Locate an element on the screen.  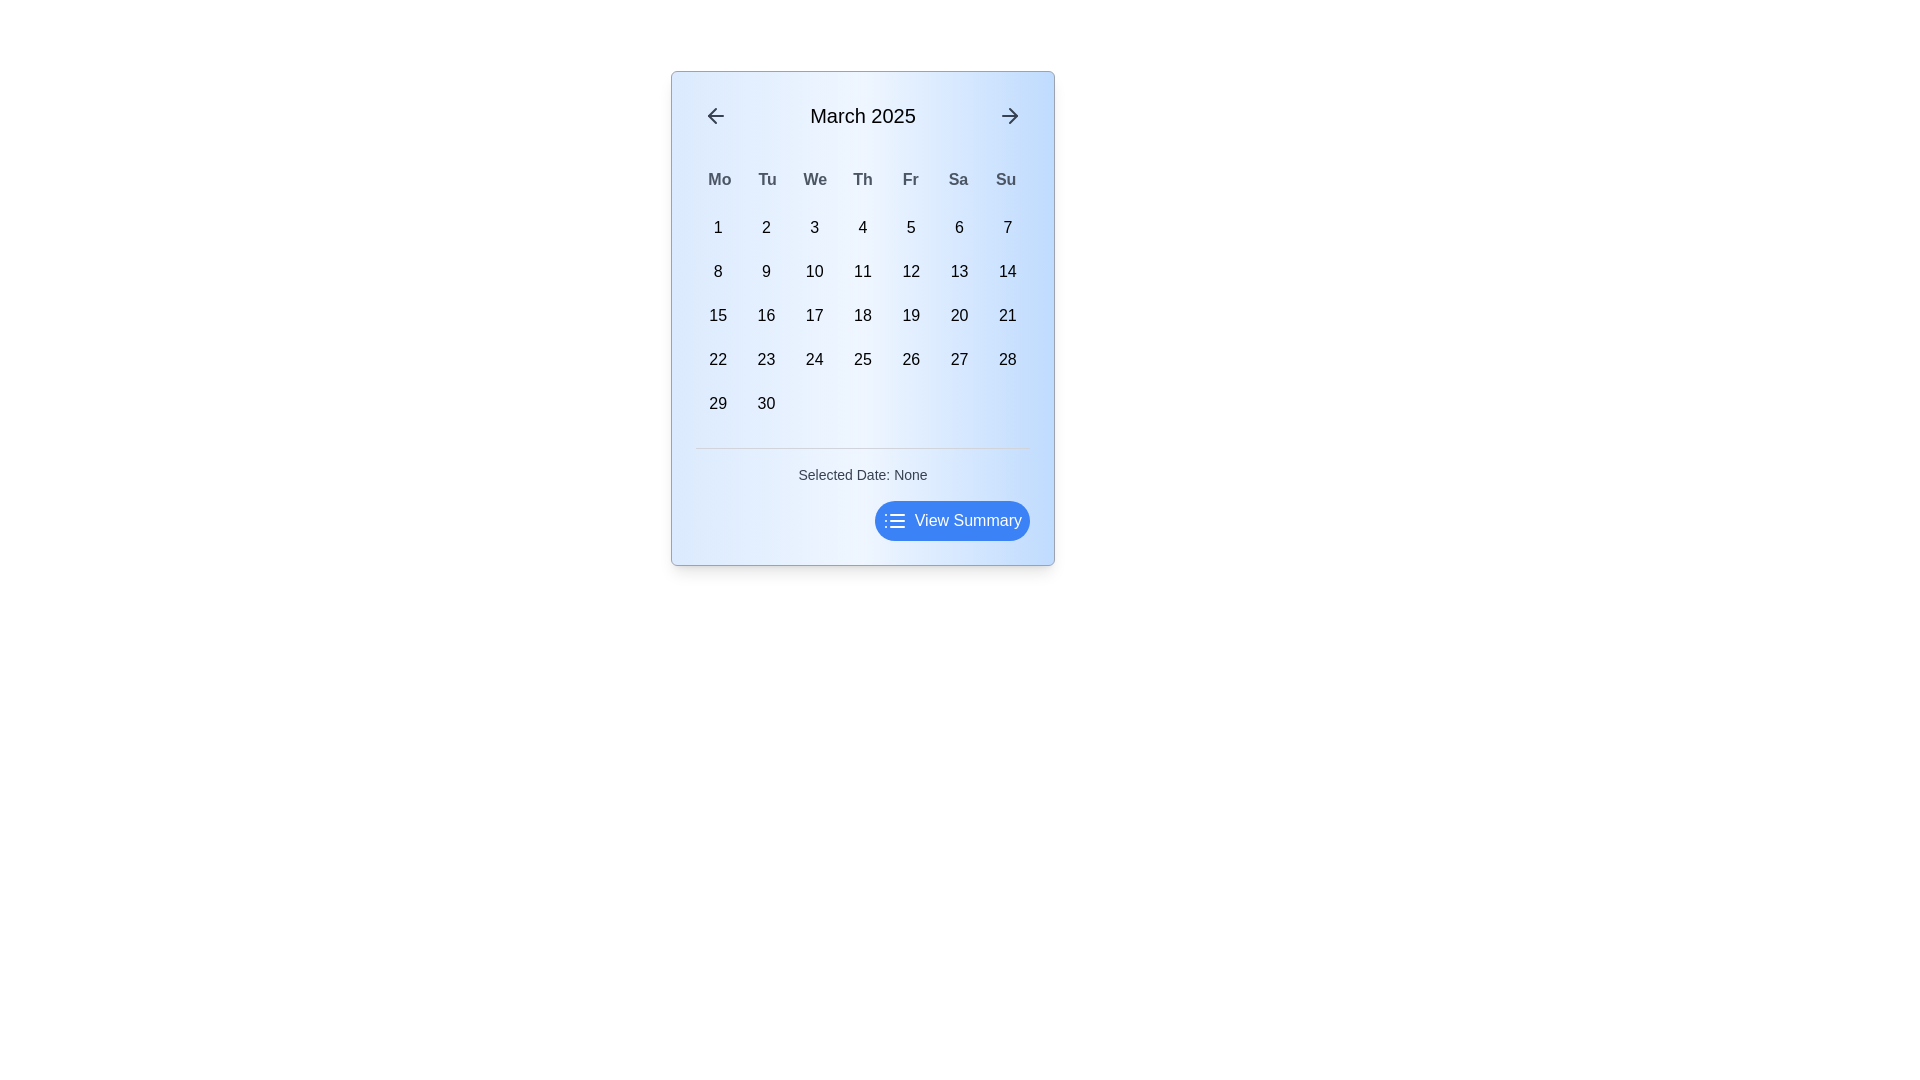
the calendar cell representing the 24th day, which is a circular button with a light background that changes on hover is located at coordinates (814, 358).